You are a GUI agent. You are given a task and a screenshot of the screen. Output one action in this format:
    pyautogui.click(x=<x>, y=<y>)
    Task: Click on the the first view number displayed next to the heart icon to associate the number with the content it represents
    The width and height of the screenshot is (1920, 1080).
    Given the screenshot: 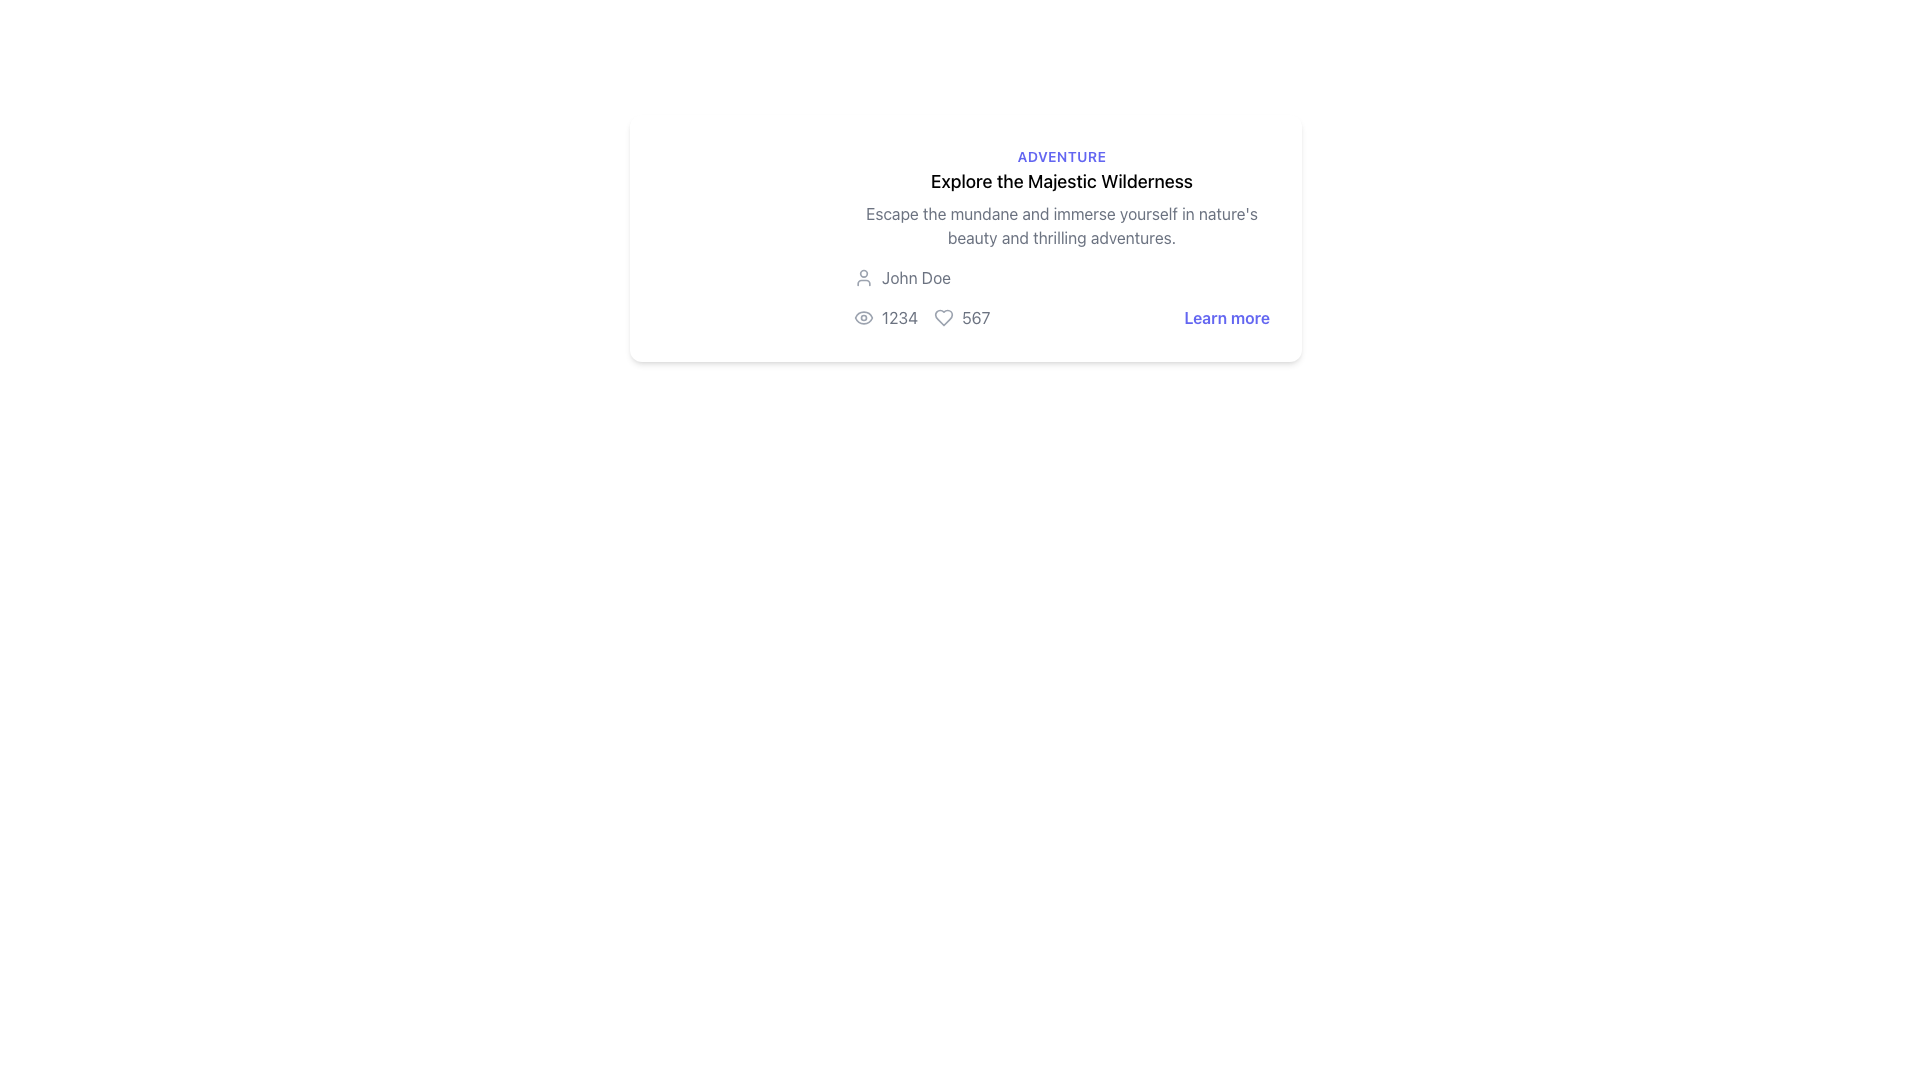 What is the action you would take?
    pyautogui.click(x=885, y=316)
    